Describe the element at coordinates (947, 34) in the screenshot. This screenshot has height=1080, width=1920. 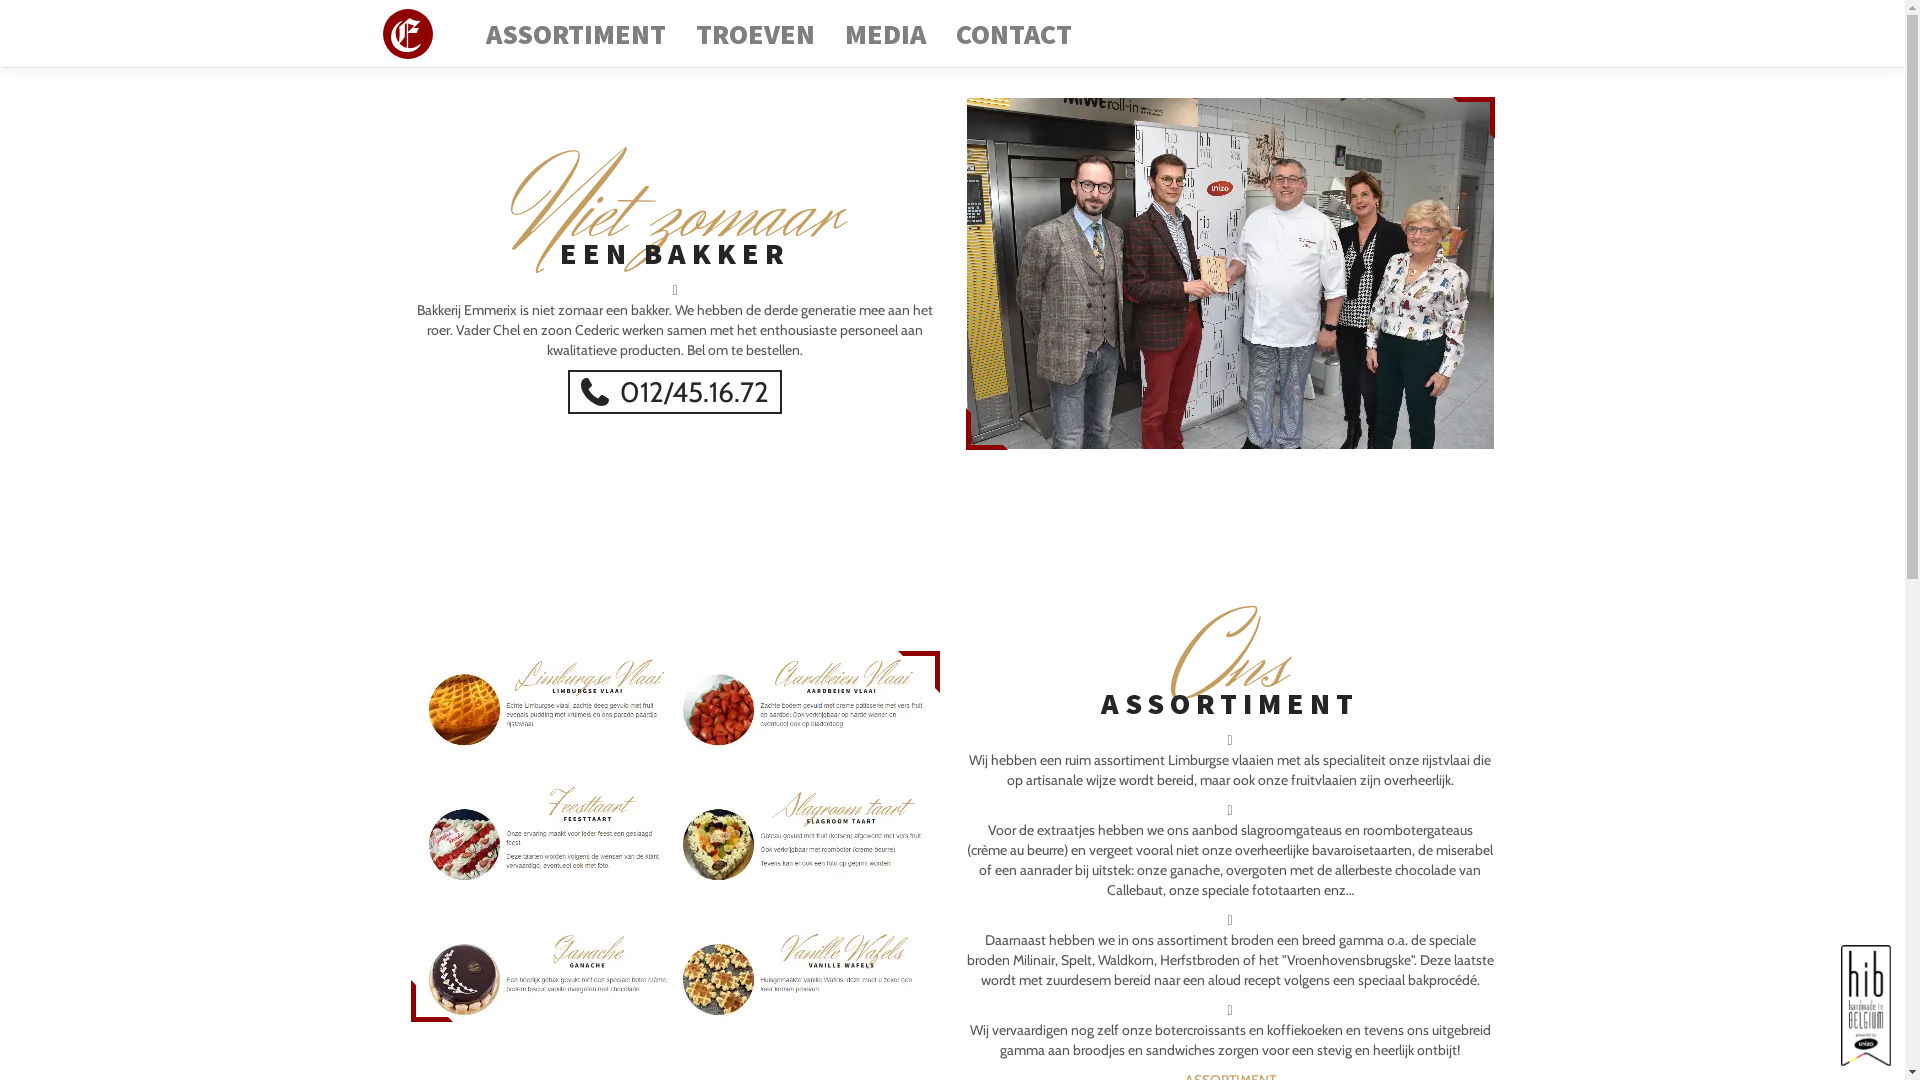
I see `'CONTACT'` at that location.